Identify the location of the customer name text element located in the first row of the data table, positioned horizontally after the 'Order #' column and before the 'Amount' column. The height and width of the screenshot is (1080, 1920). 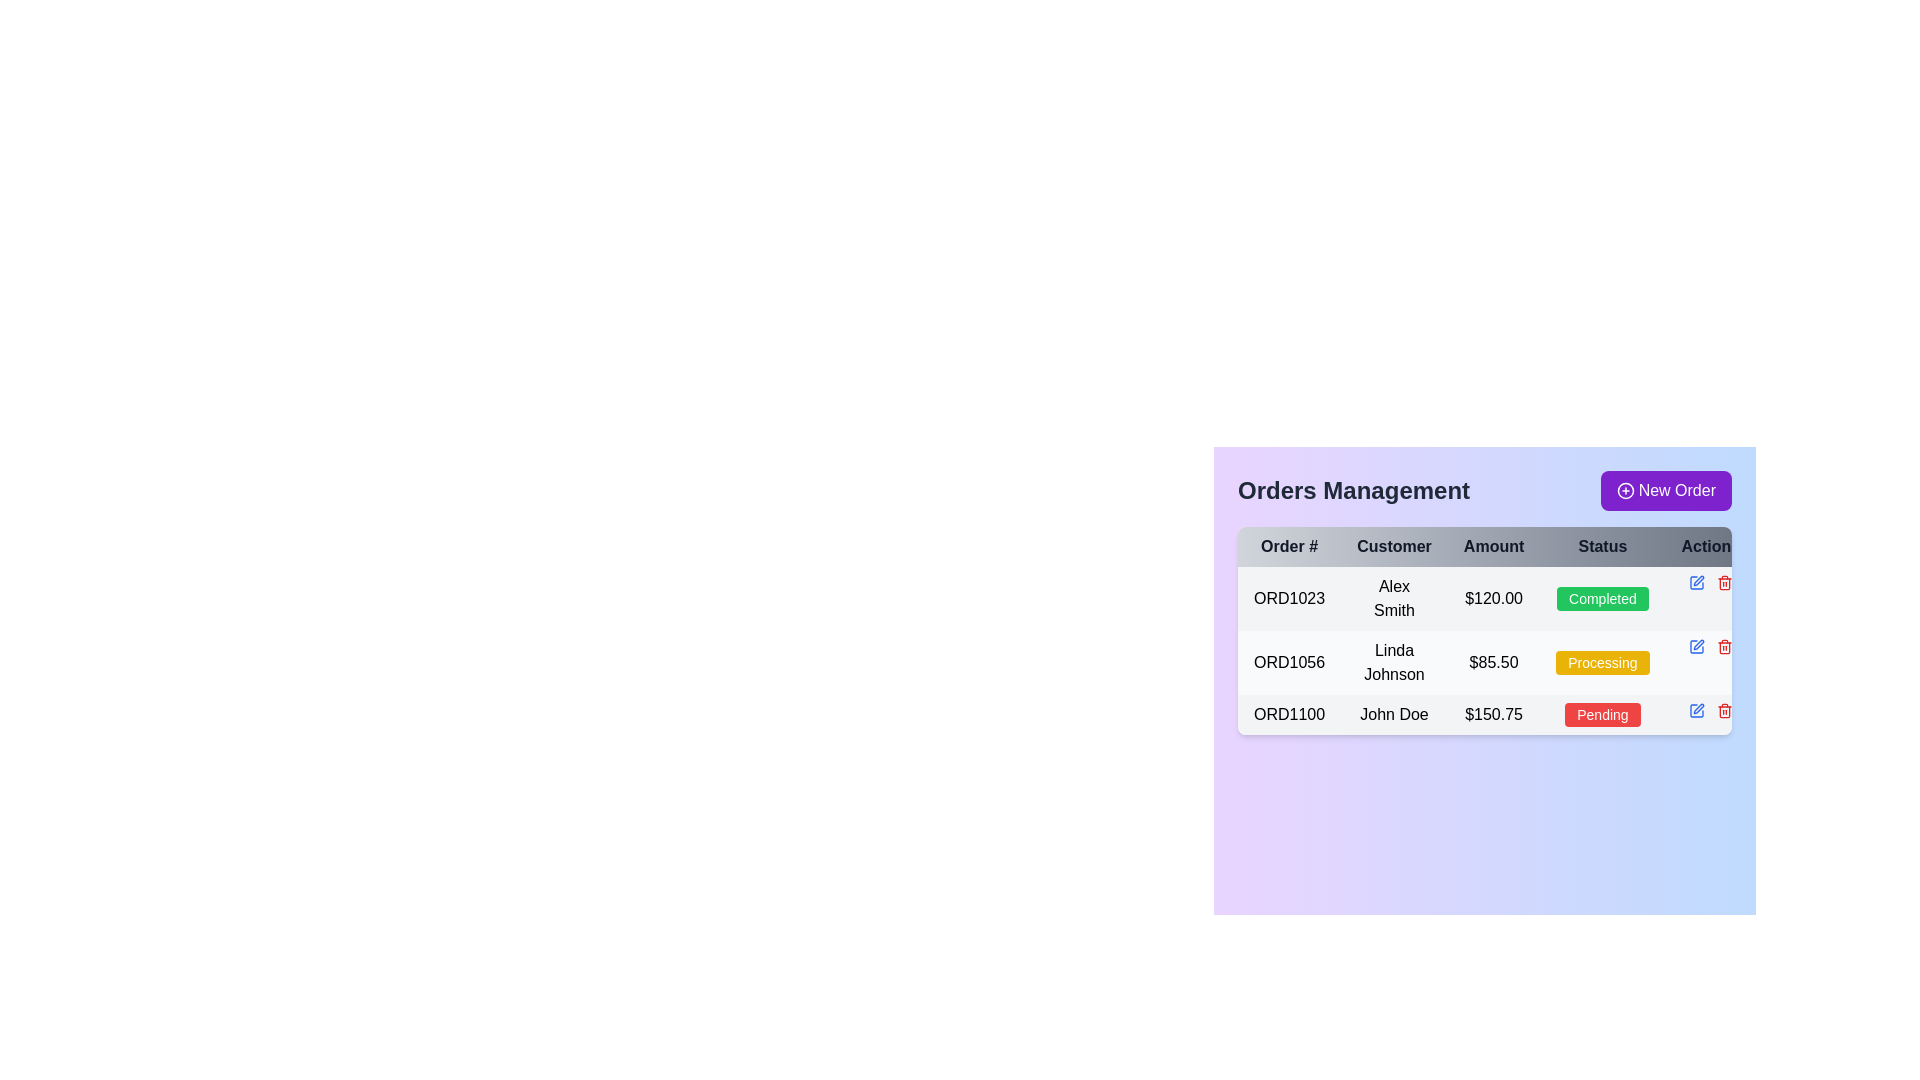
(1393, 597).